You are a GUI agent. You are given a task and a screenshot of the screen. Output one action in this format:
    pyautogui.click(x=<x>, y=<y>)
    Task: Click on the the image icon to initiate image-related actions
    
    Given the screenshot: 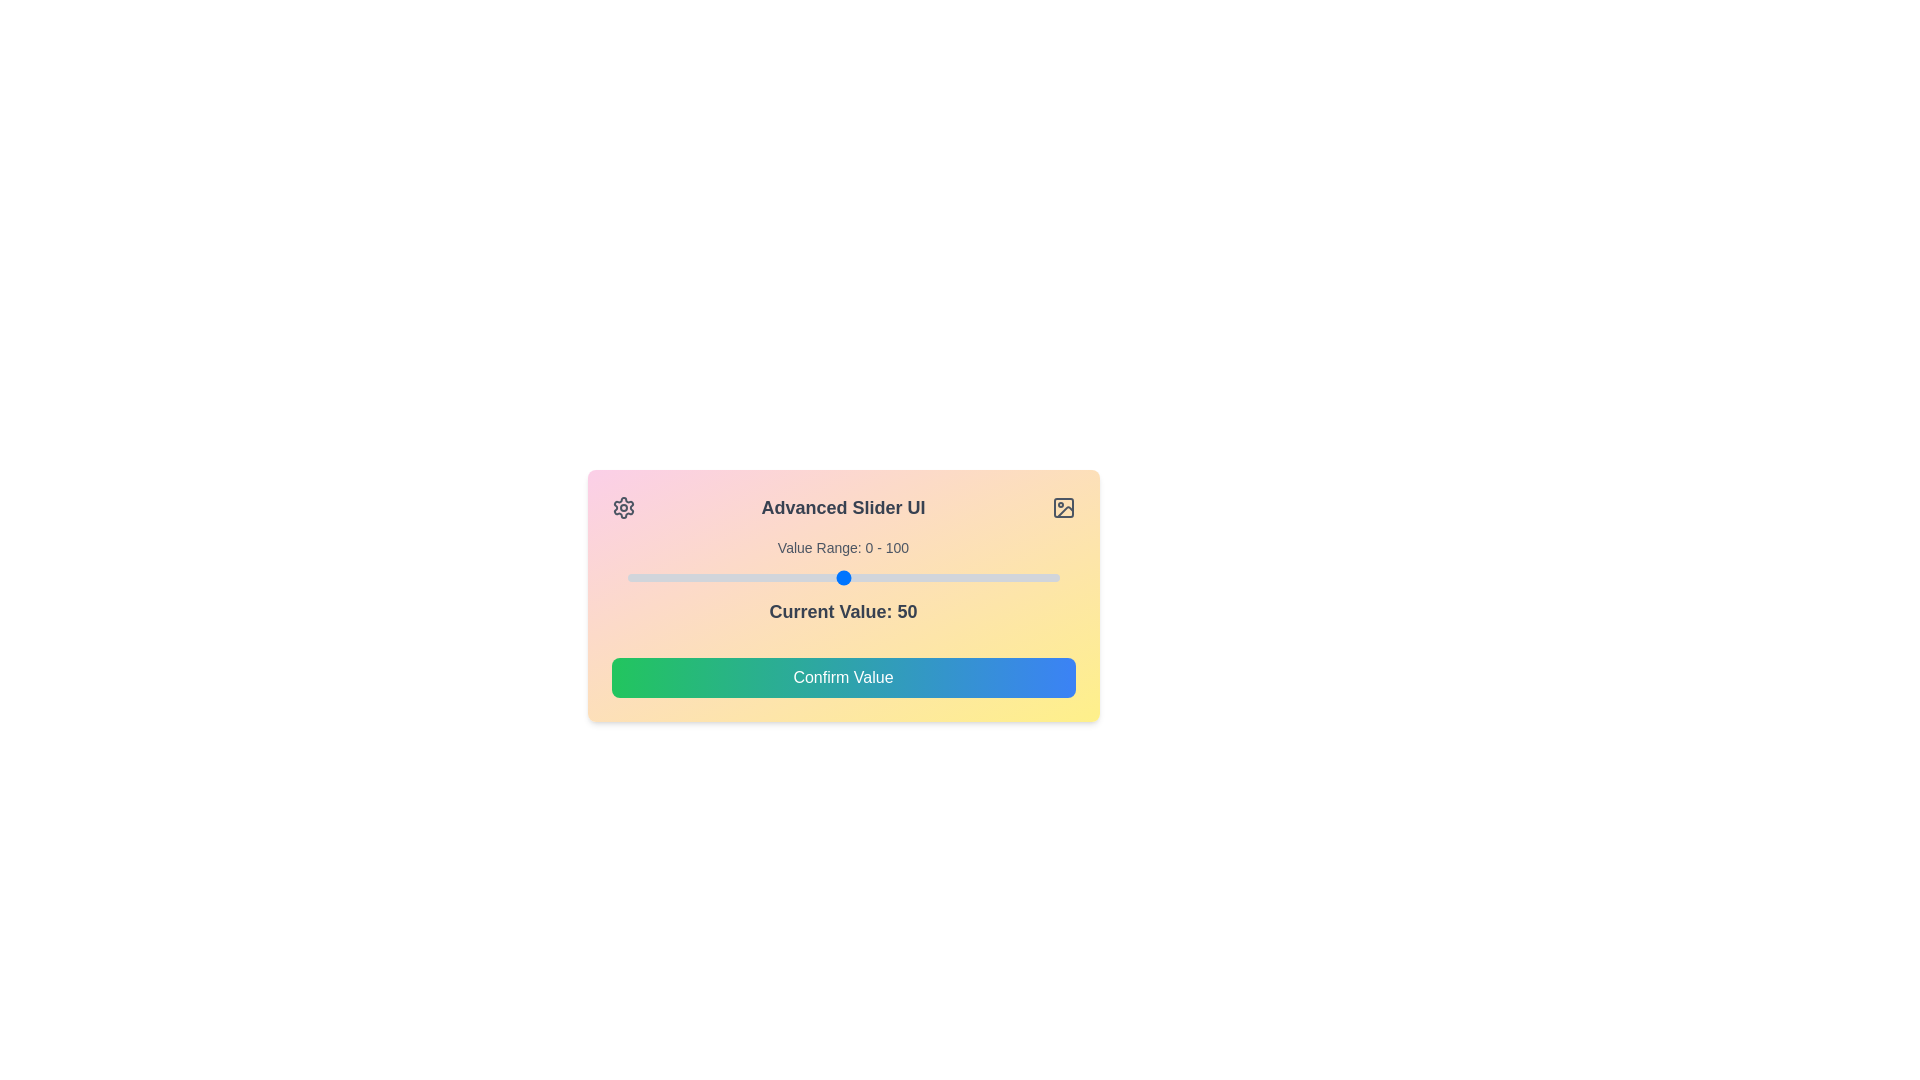 What is the action you would take?
    pyautogui.click(x=1062, y=507)
    